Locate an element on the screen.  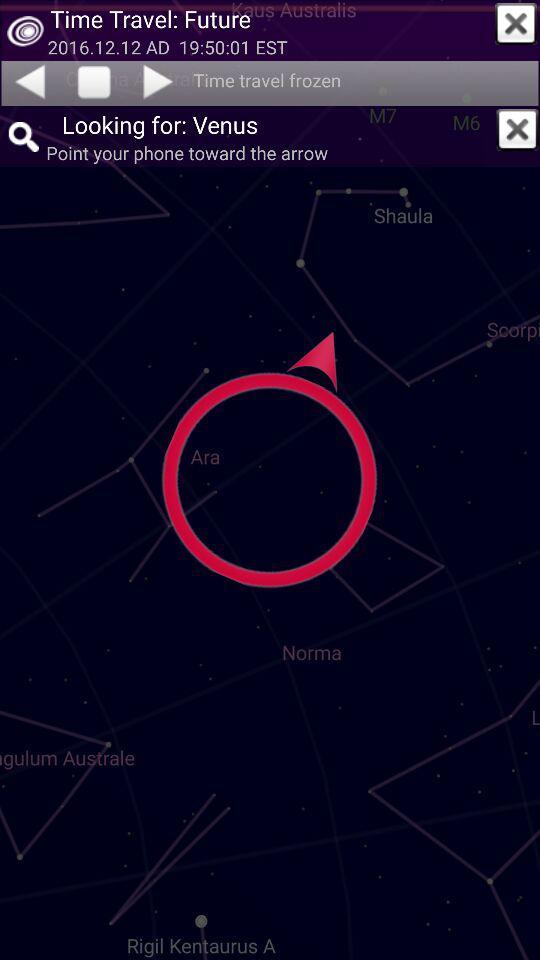
exit the advertisement is located at coordinates (516, 23).